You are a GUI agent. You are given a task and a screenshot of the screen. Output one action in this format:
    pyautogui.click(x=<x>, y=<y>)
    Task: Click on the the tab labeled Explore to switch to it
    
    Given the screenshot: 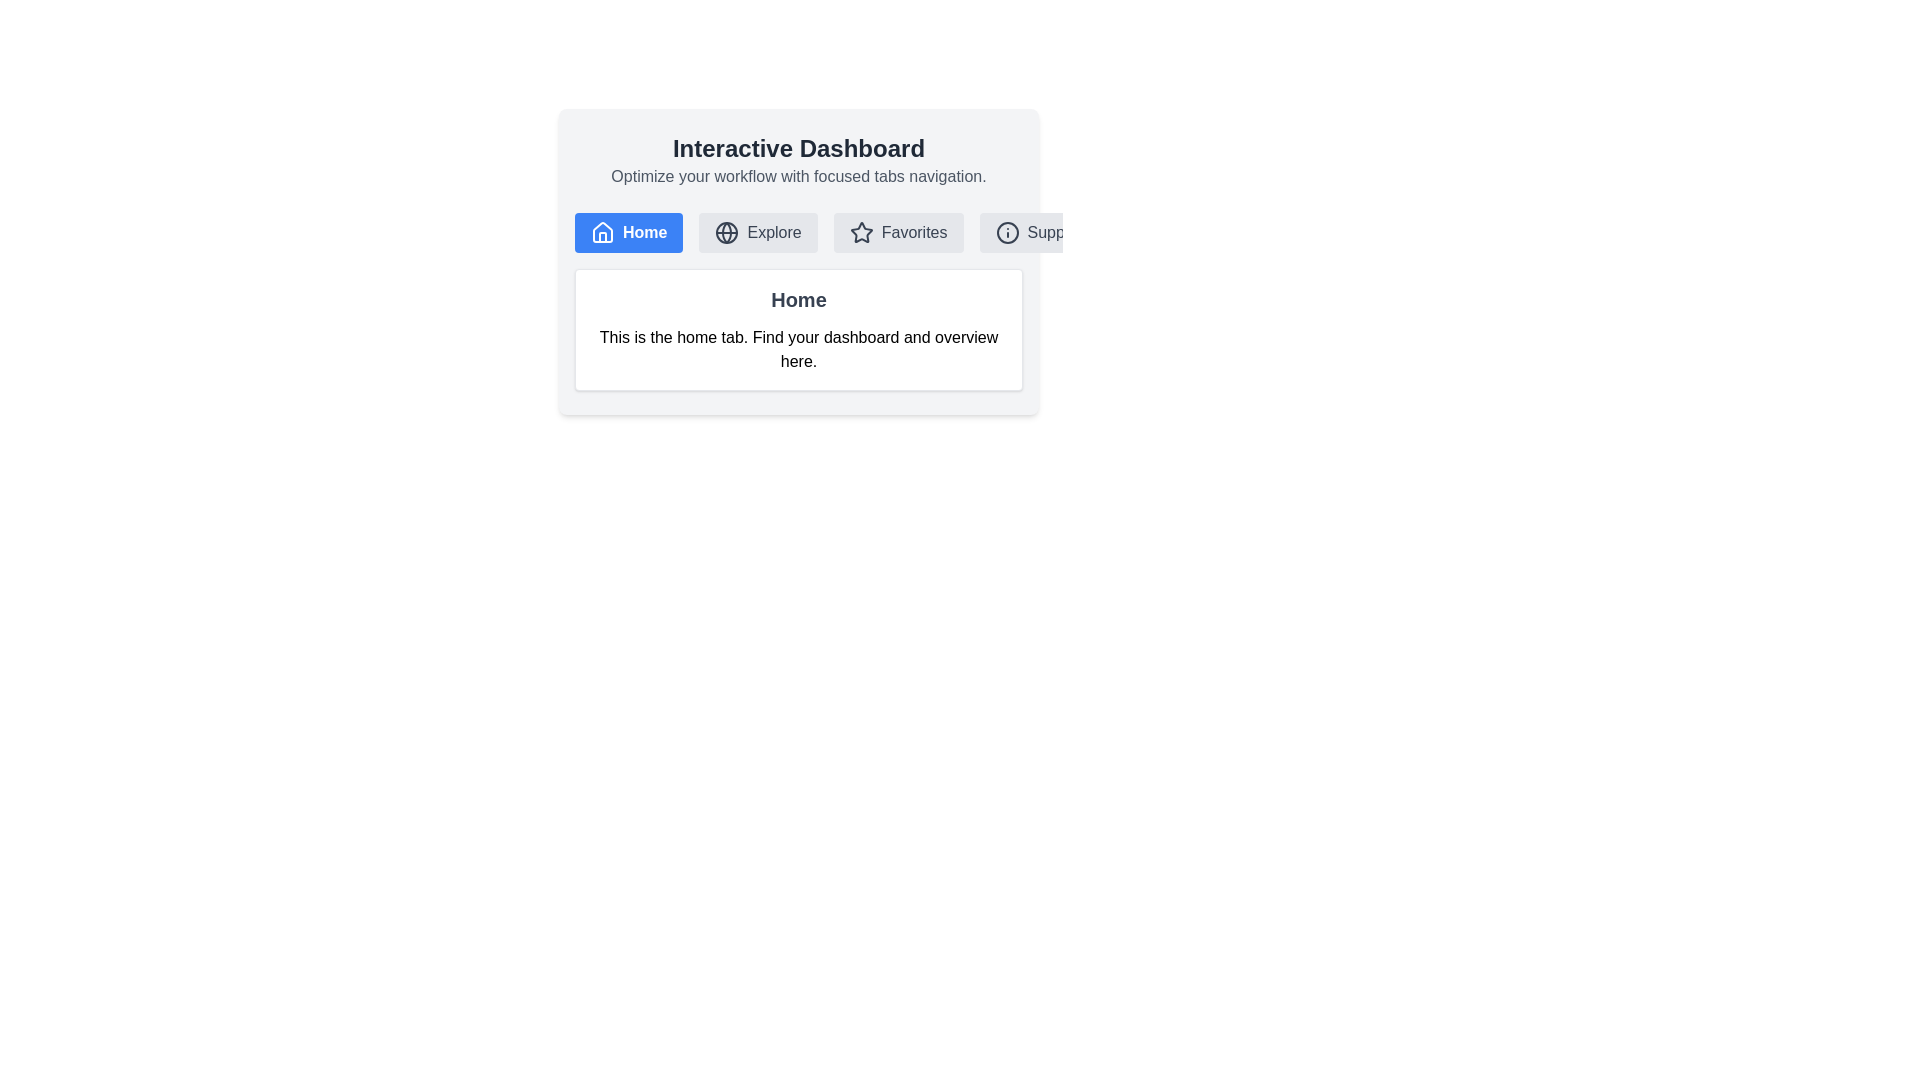 What is the action you would take?
    pyautogui.click(x=757, y=231)
    